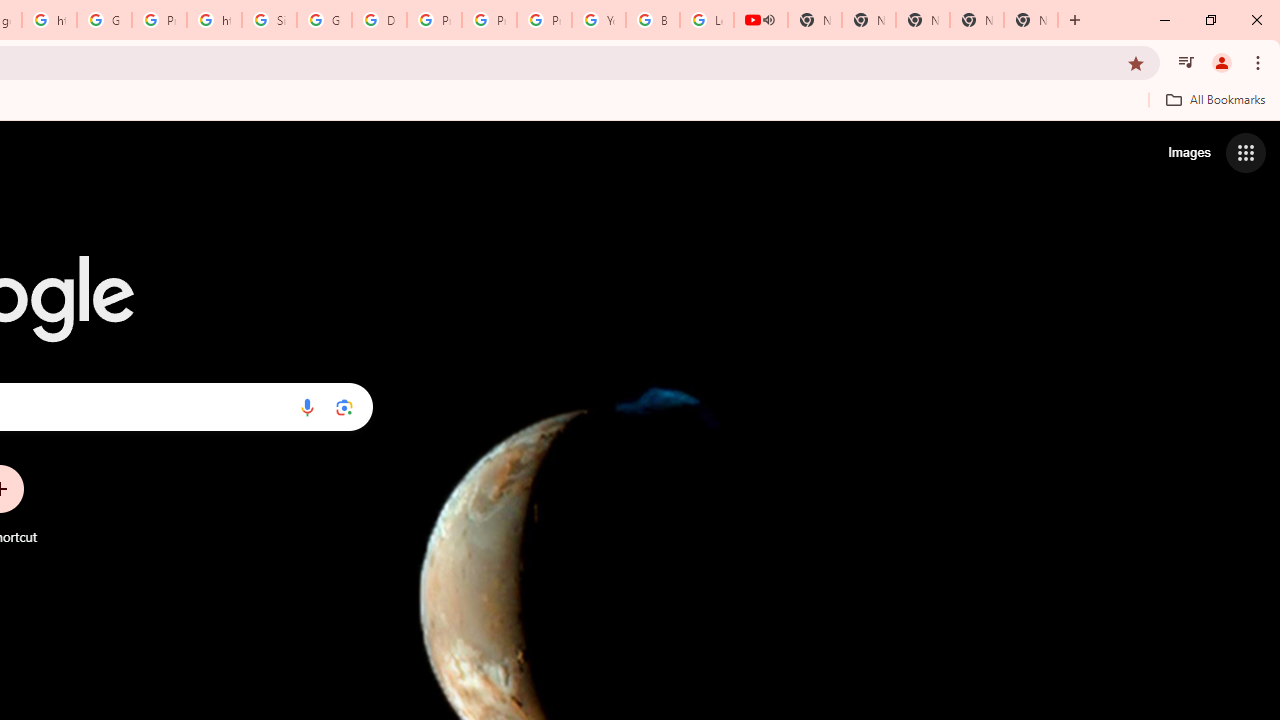 This screenshot has height=720, width=1280. Describe the element at coordinates (1031, 20) in the screenshot. I see `'New Tab'` at that location.